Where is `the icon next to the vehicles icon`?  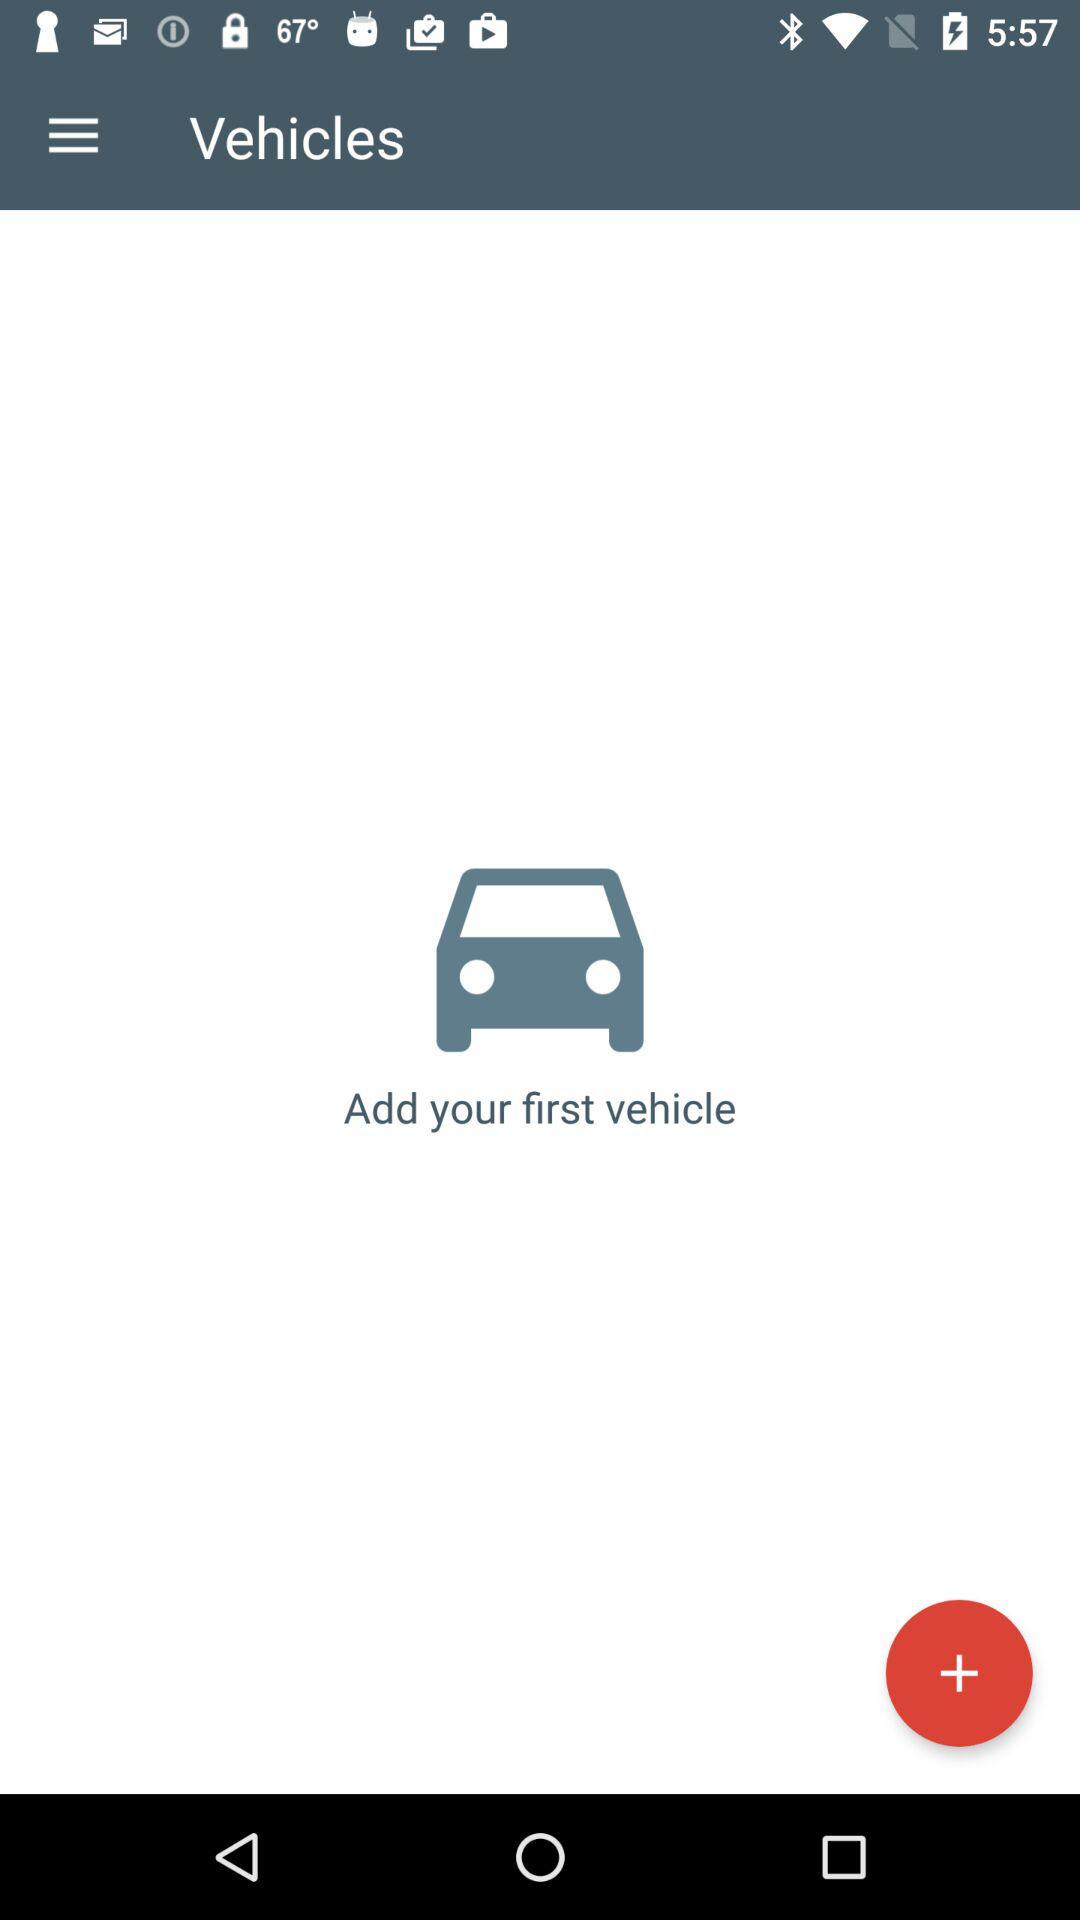
the icon next to the vehicles icon is located at coordinates (72, 135).